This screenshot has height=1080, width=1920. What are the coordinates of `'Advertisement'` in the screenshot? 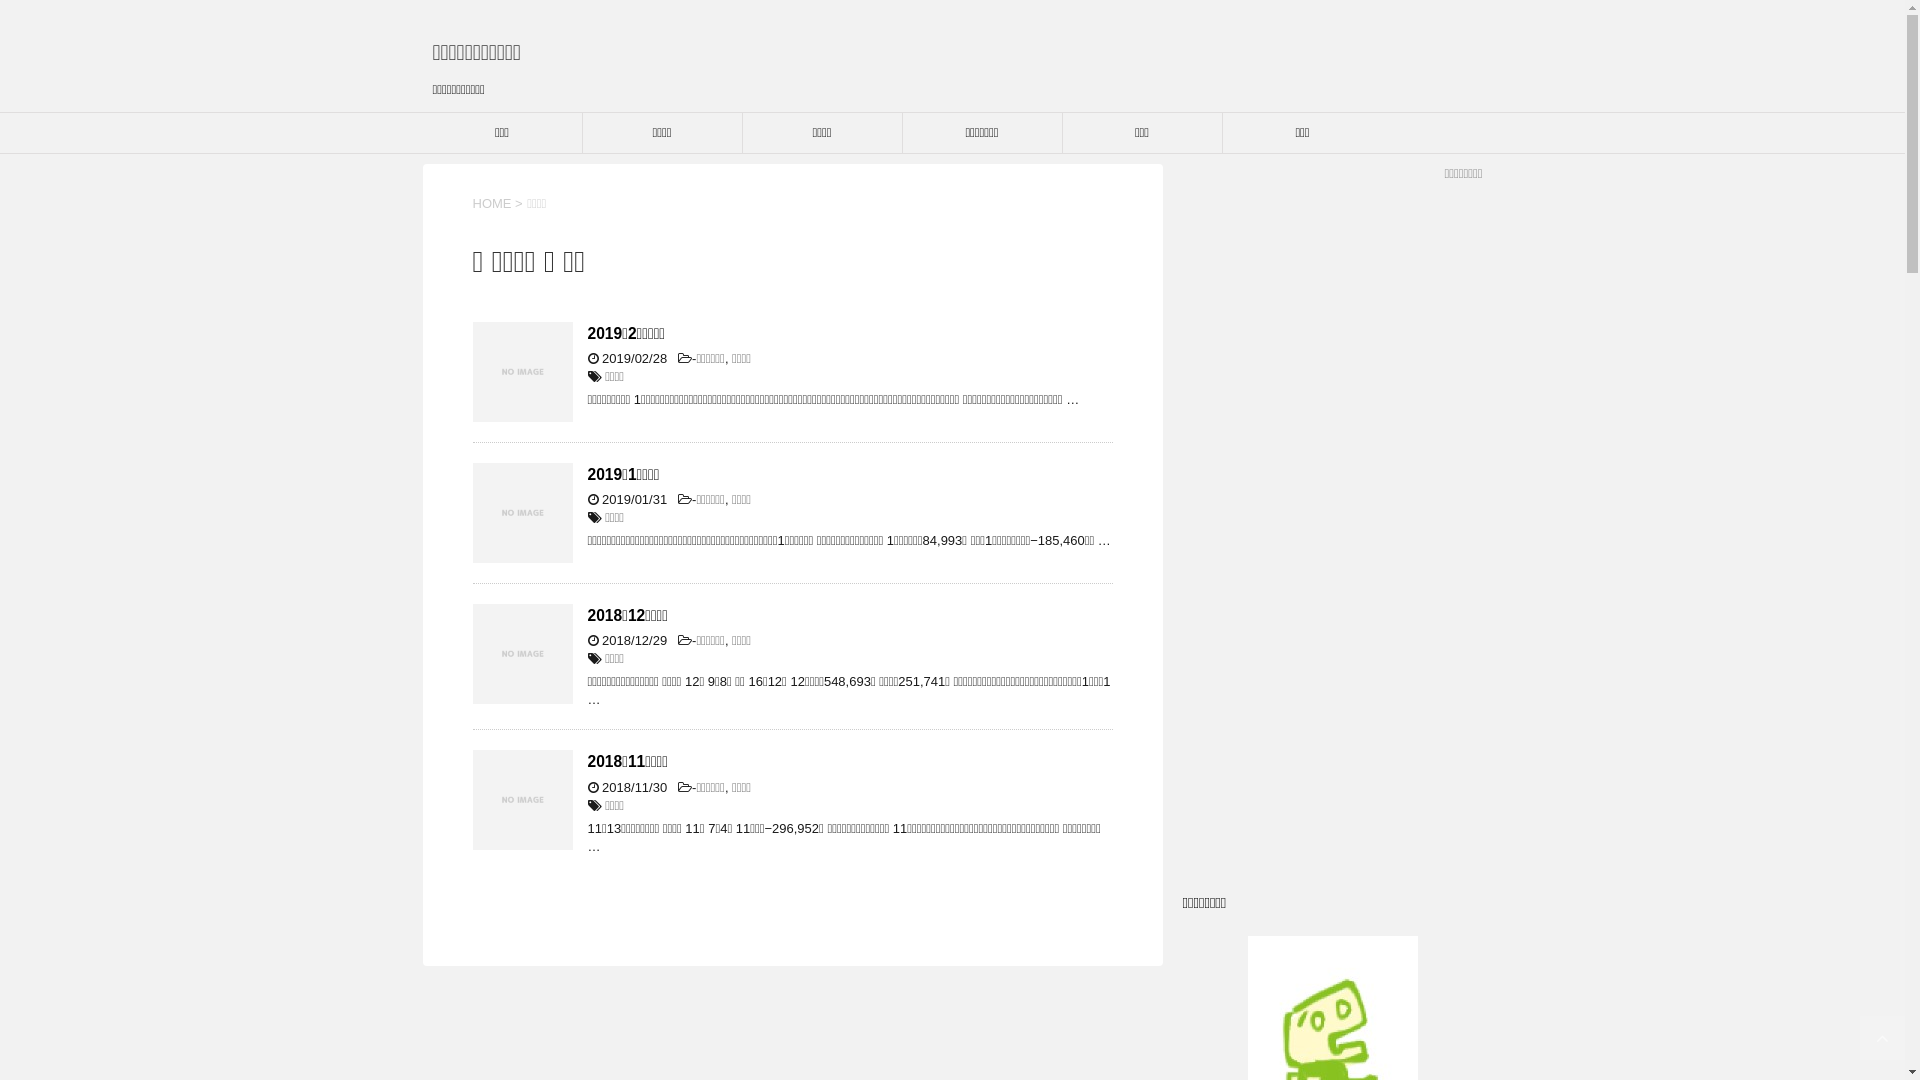 It's located at (1331, 532).